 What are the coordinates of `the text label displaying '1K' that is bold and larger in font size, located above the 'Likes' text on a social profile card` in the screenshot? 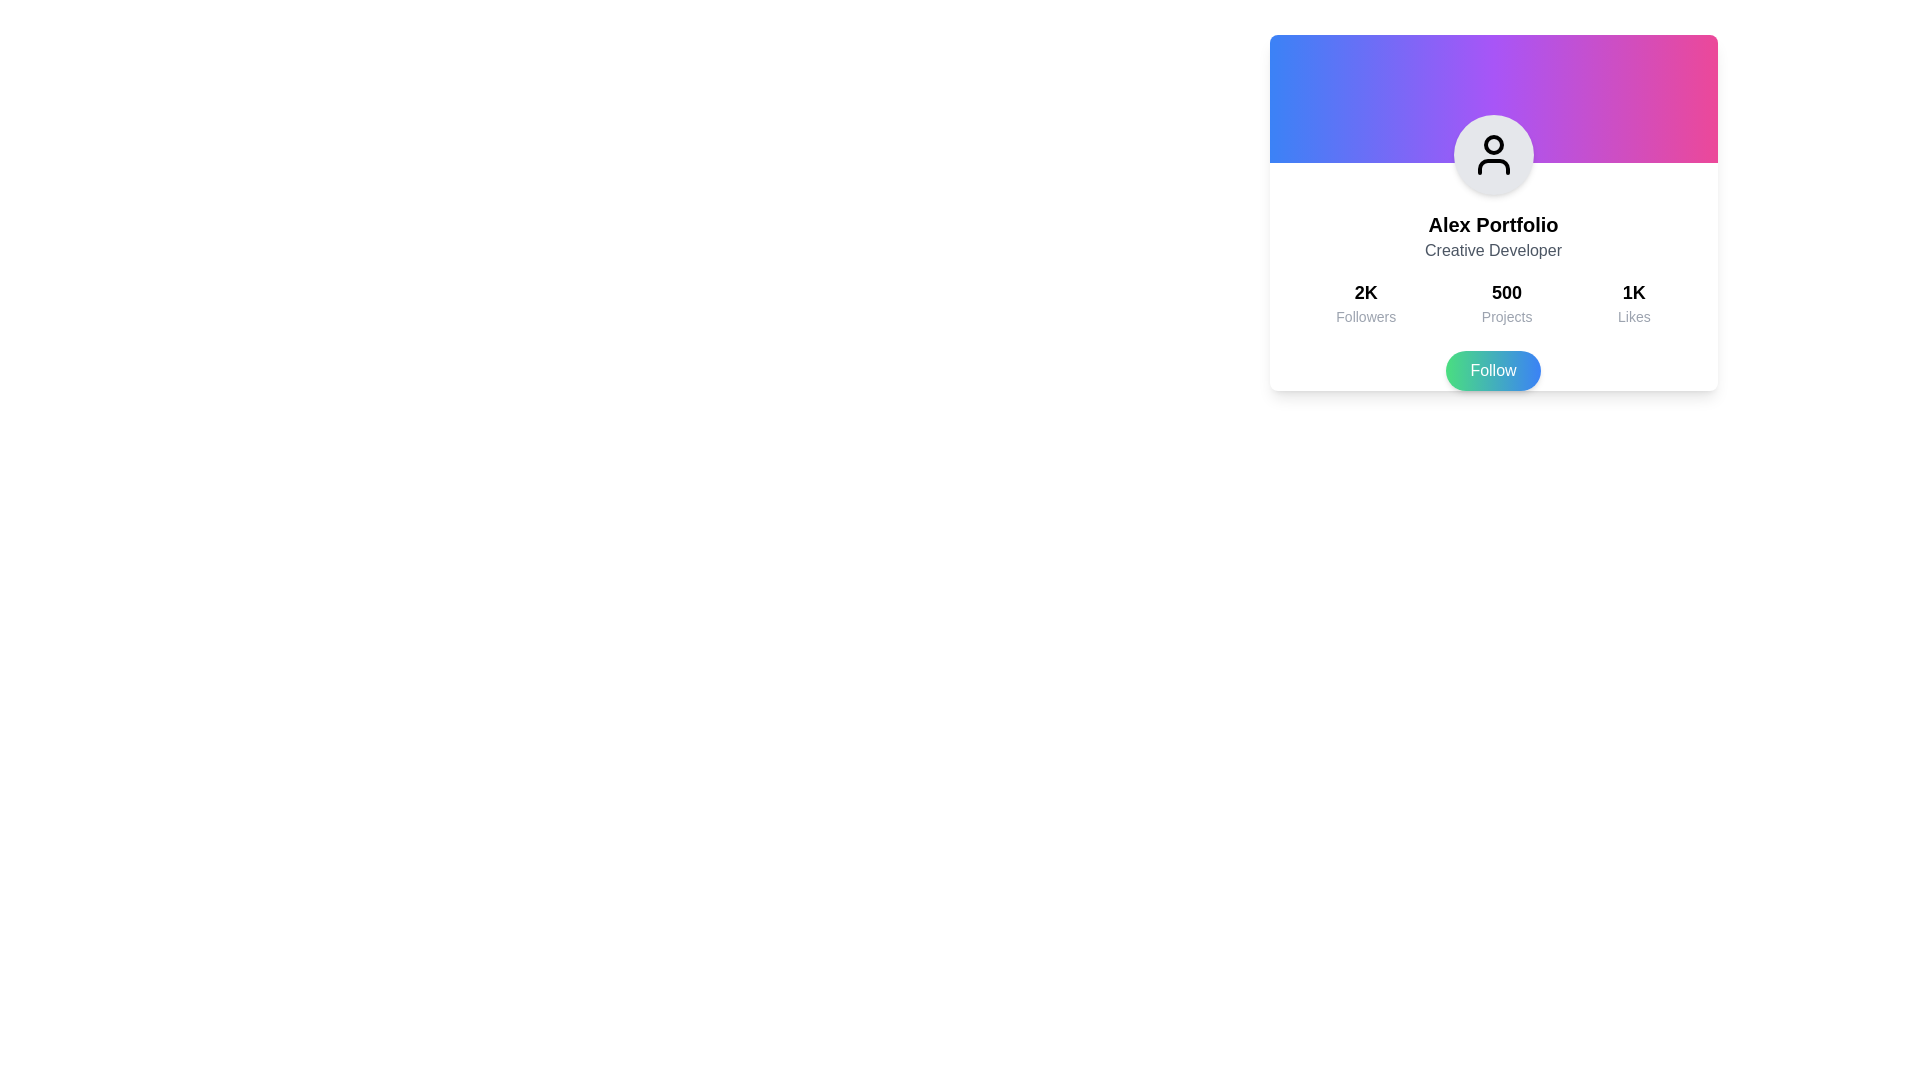 It's located at (1634, 293).